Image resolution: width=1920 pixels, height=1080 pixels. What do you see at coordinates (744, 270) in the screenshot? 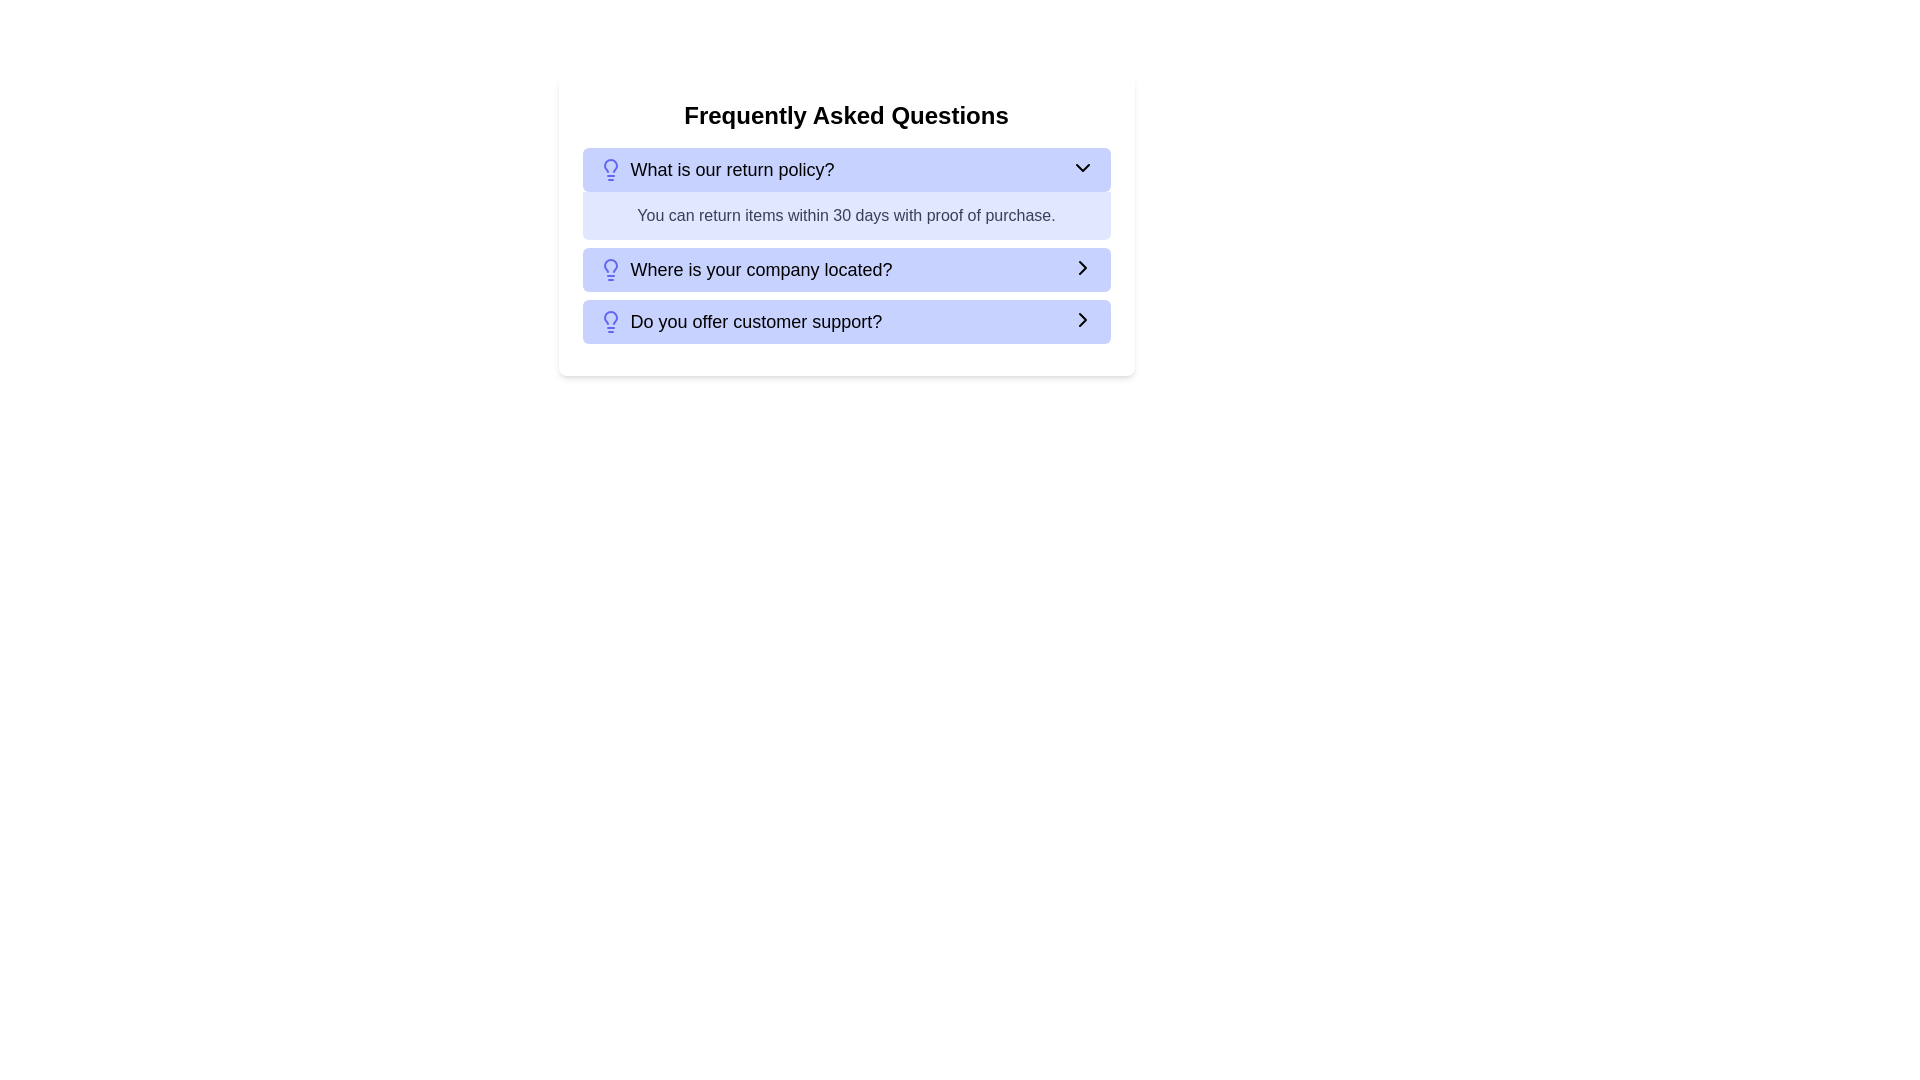
I see `the label reading 'Where is your company located?' which is styled in medium-sized sans-serif font and is part of a frequently asked questions interface` at bounding box center [744, 270].